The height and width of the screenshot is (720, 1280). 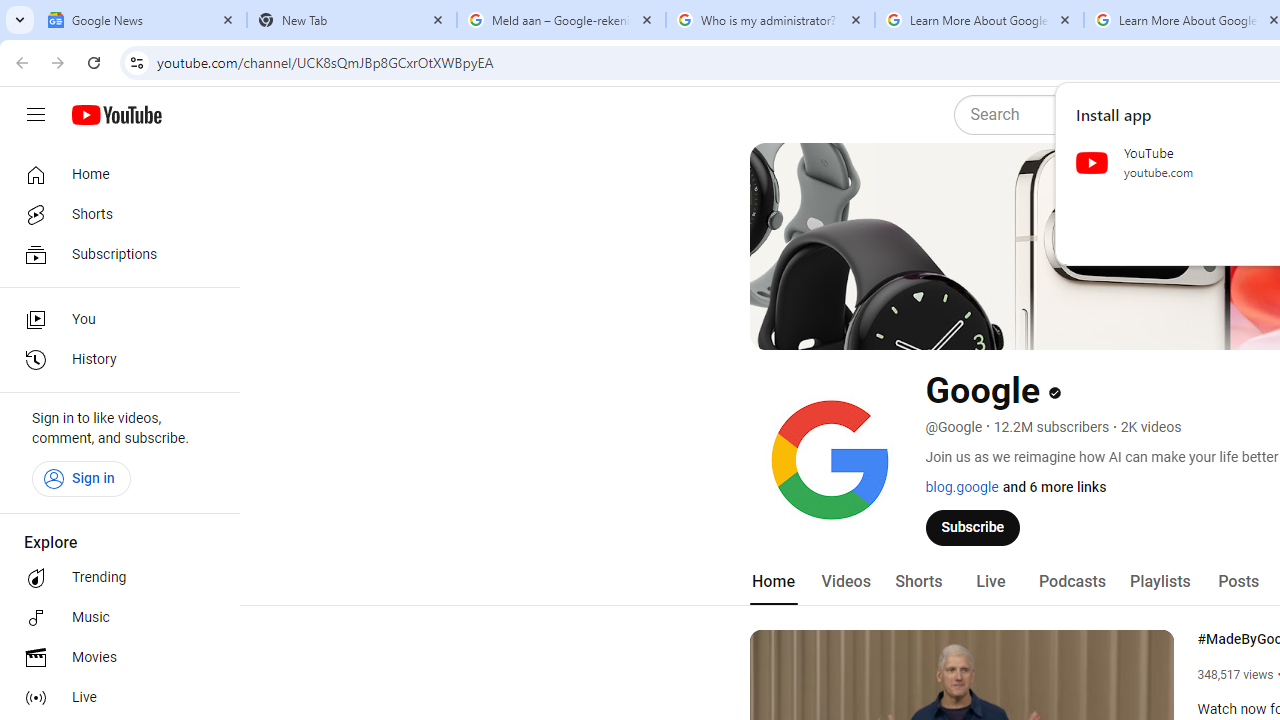 What do you see at coordinates (1053, 487) in the screenshot?
I see `'and 6 more links'` at bounding box center [1053, 487].